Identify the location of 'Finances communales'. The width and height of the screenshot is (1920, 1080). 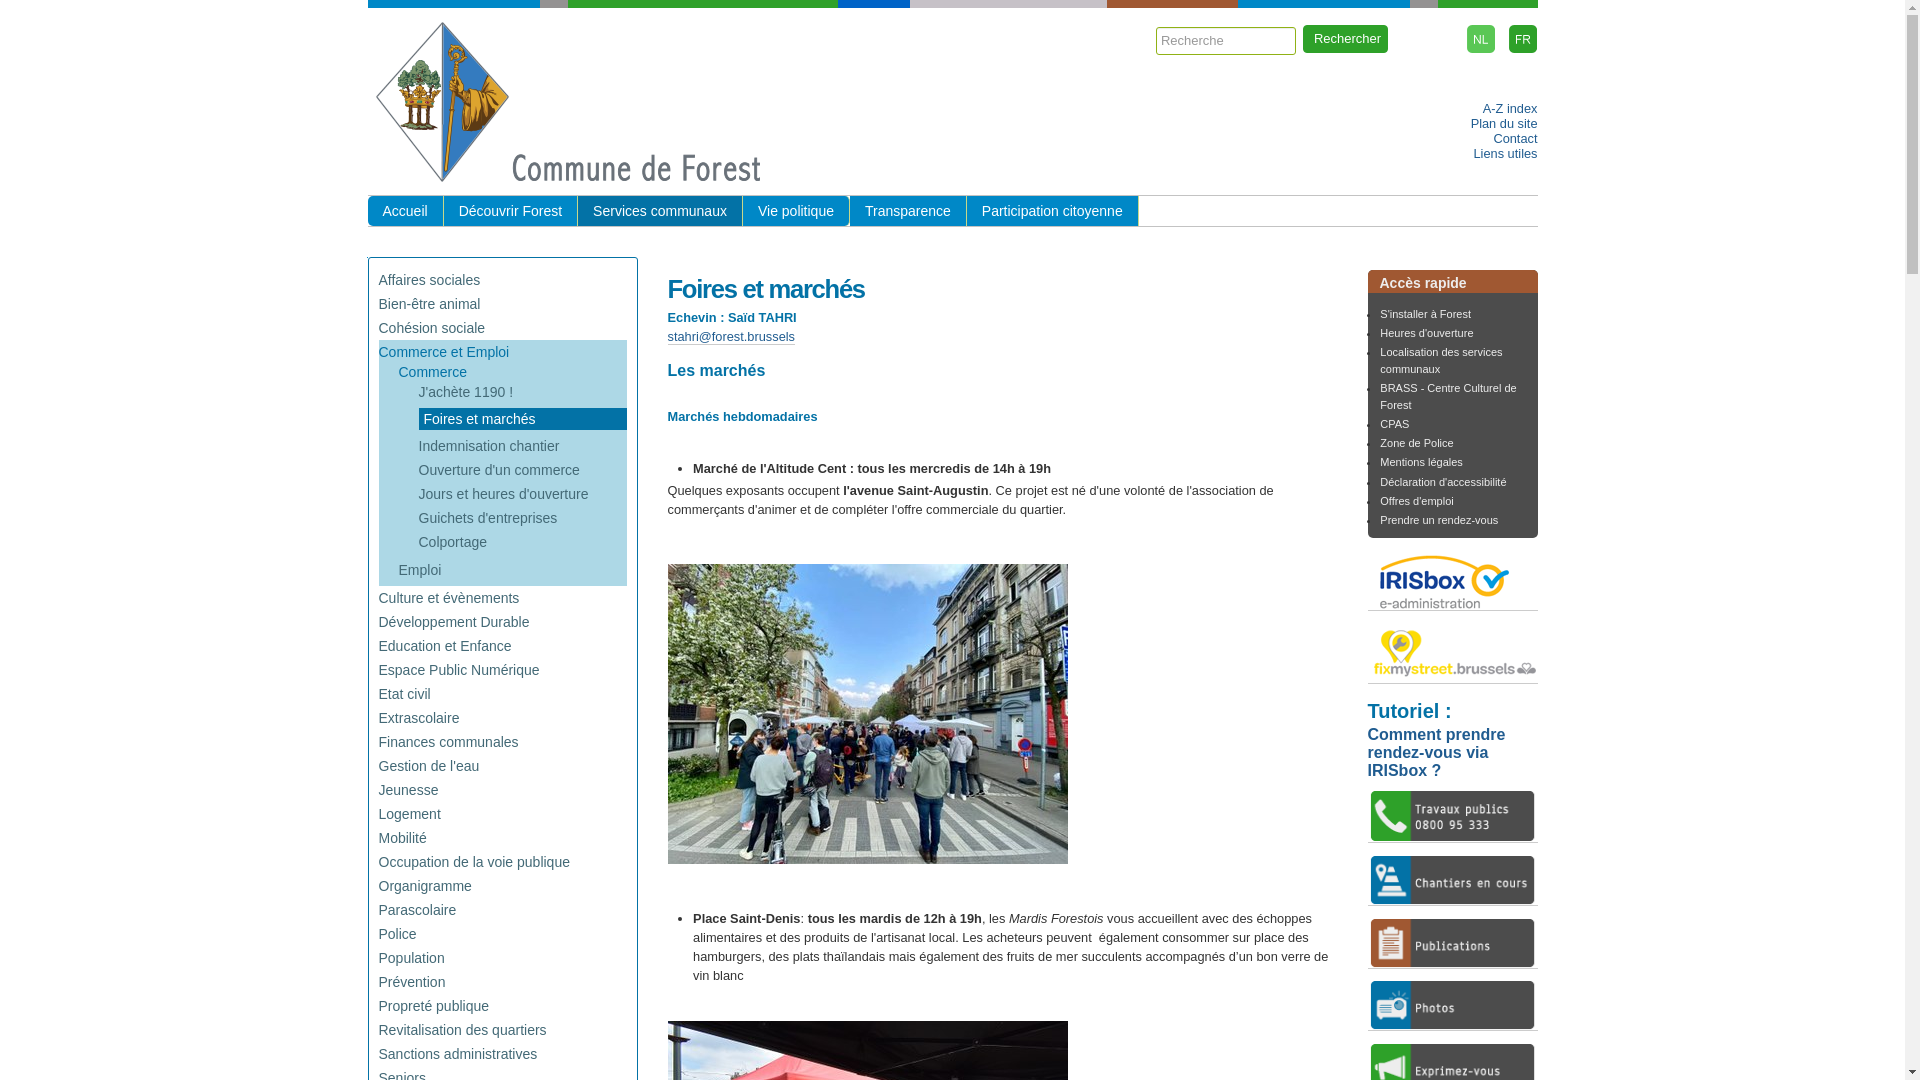
(446, 741).